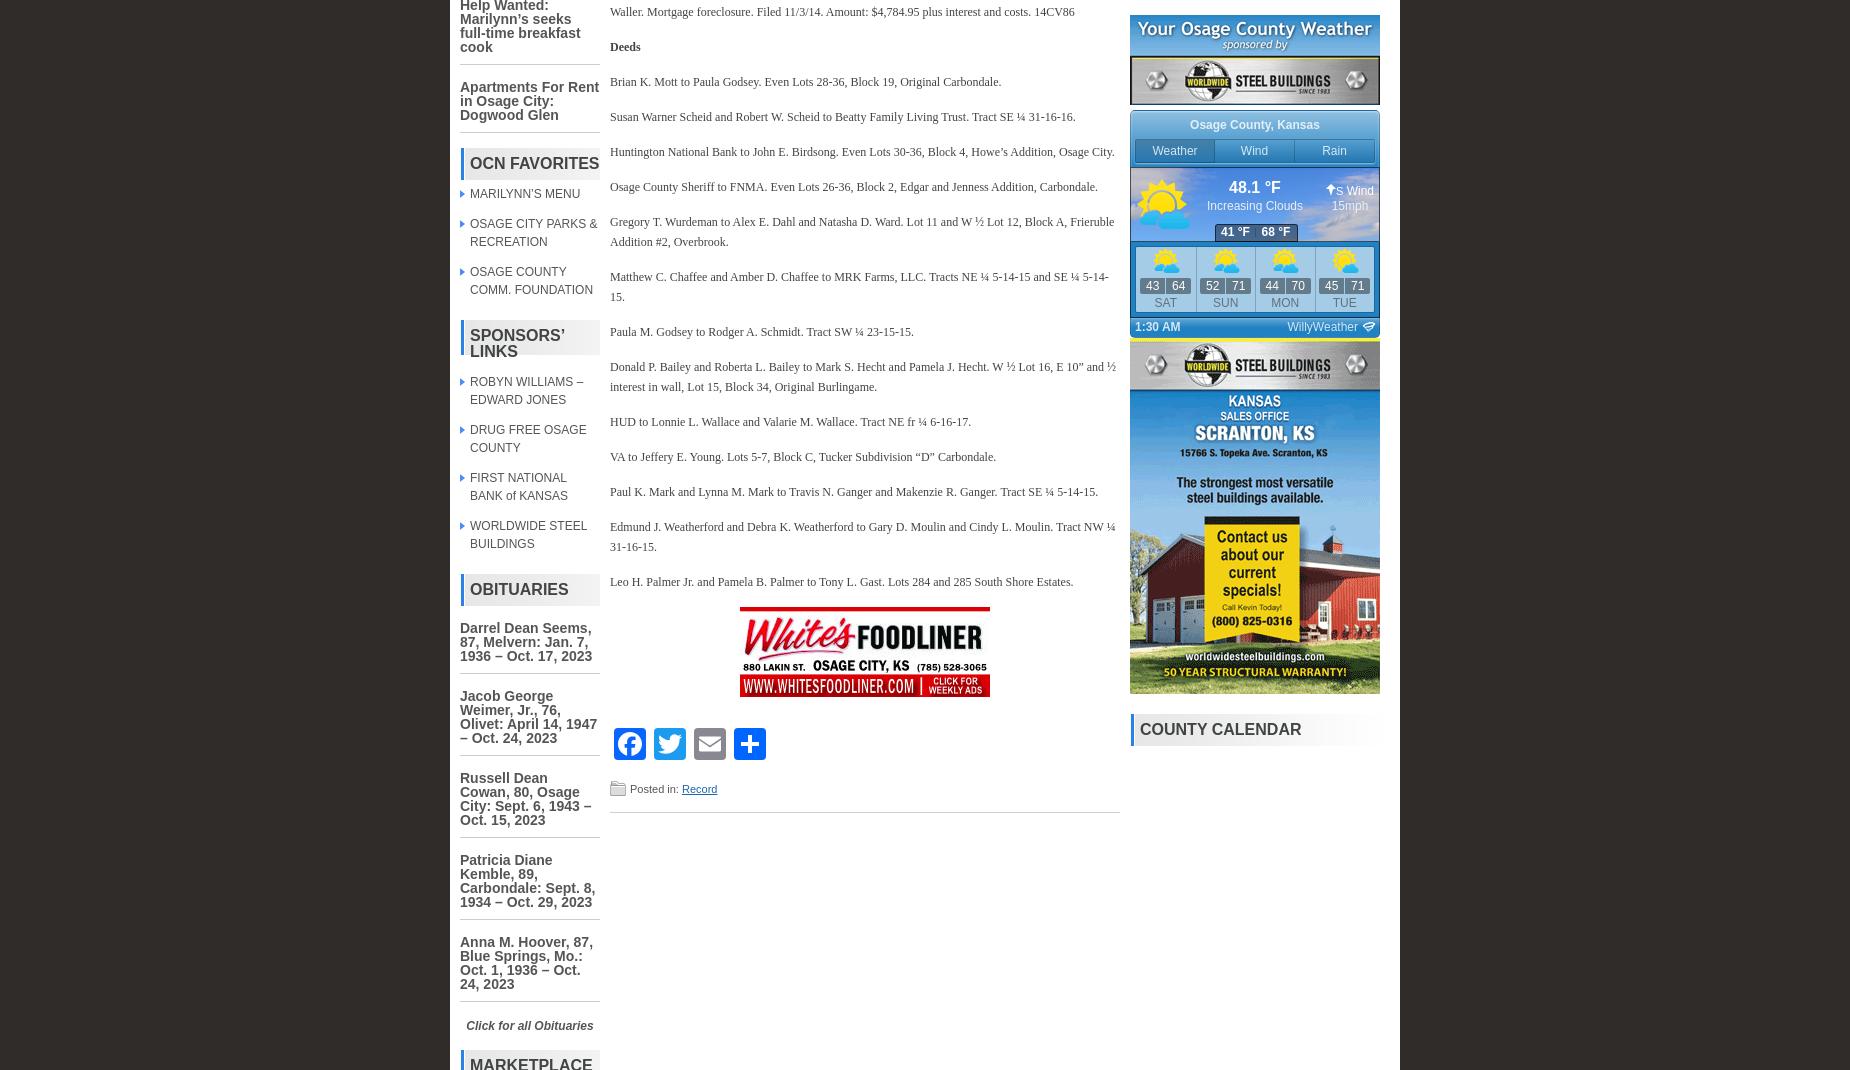 This screenshot has width=1850, height=1070. I want to click on 'Susan Warner Scheid and Robert W. Scheid to Beatty Family Living Trust. Tract SE ¼ 31-16-16.', so click(842, 115).